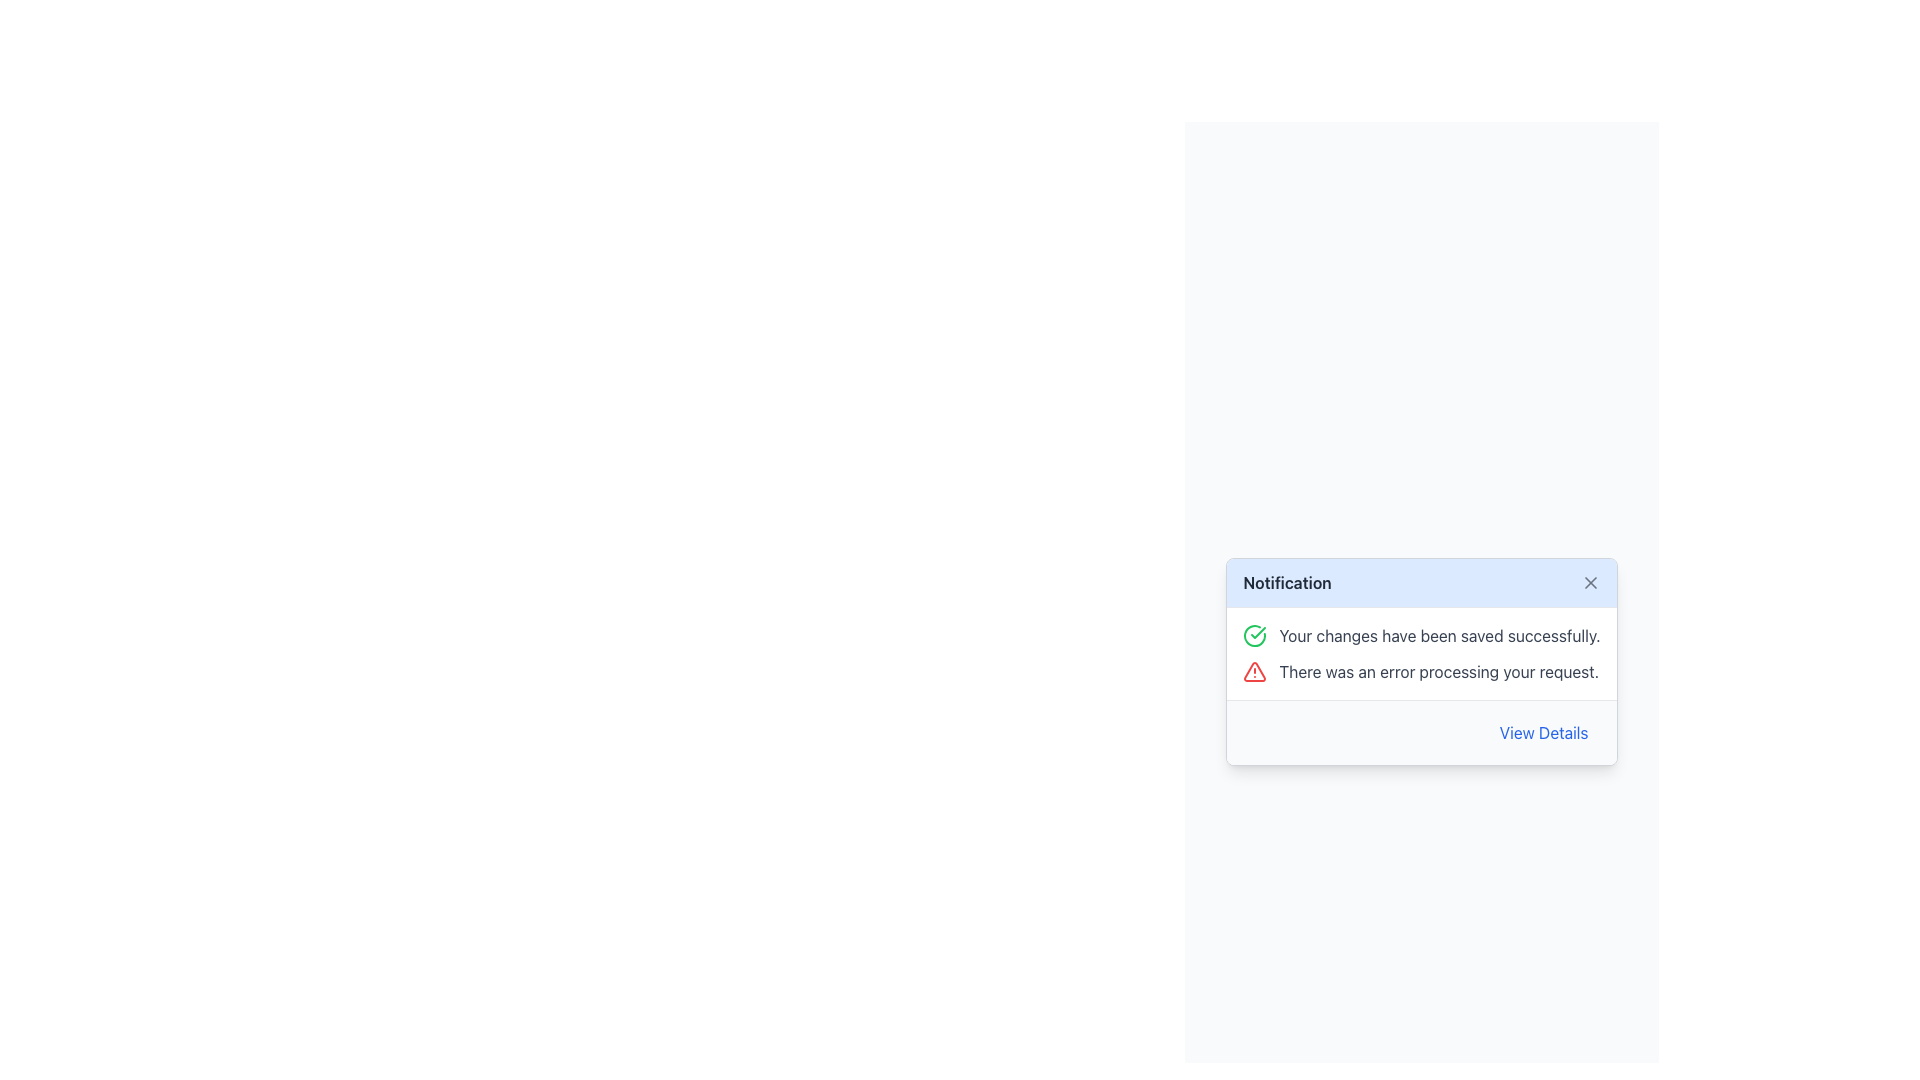 This screenshot has height=1080, width=1920. I want to click on the static text notification that says 'Your changes have been saved successfully.', so click(1440, 636).